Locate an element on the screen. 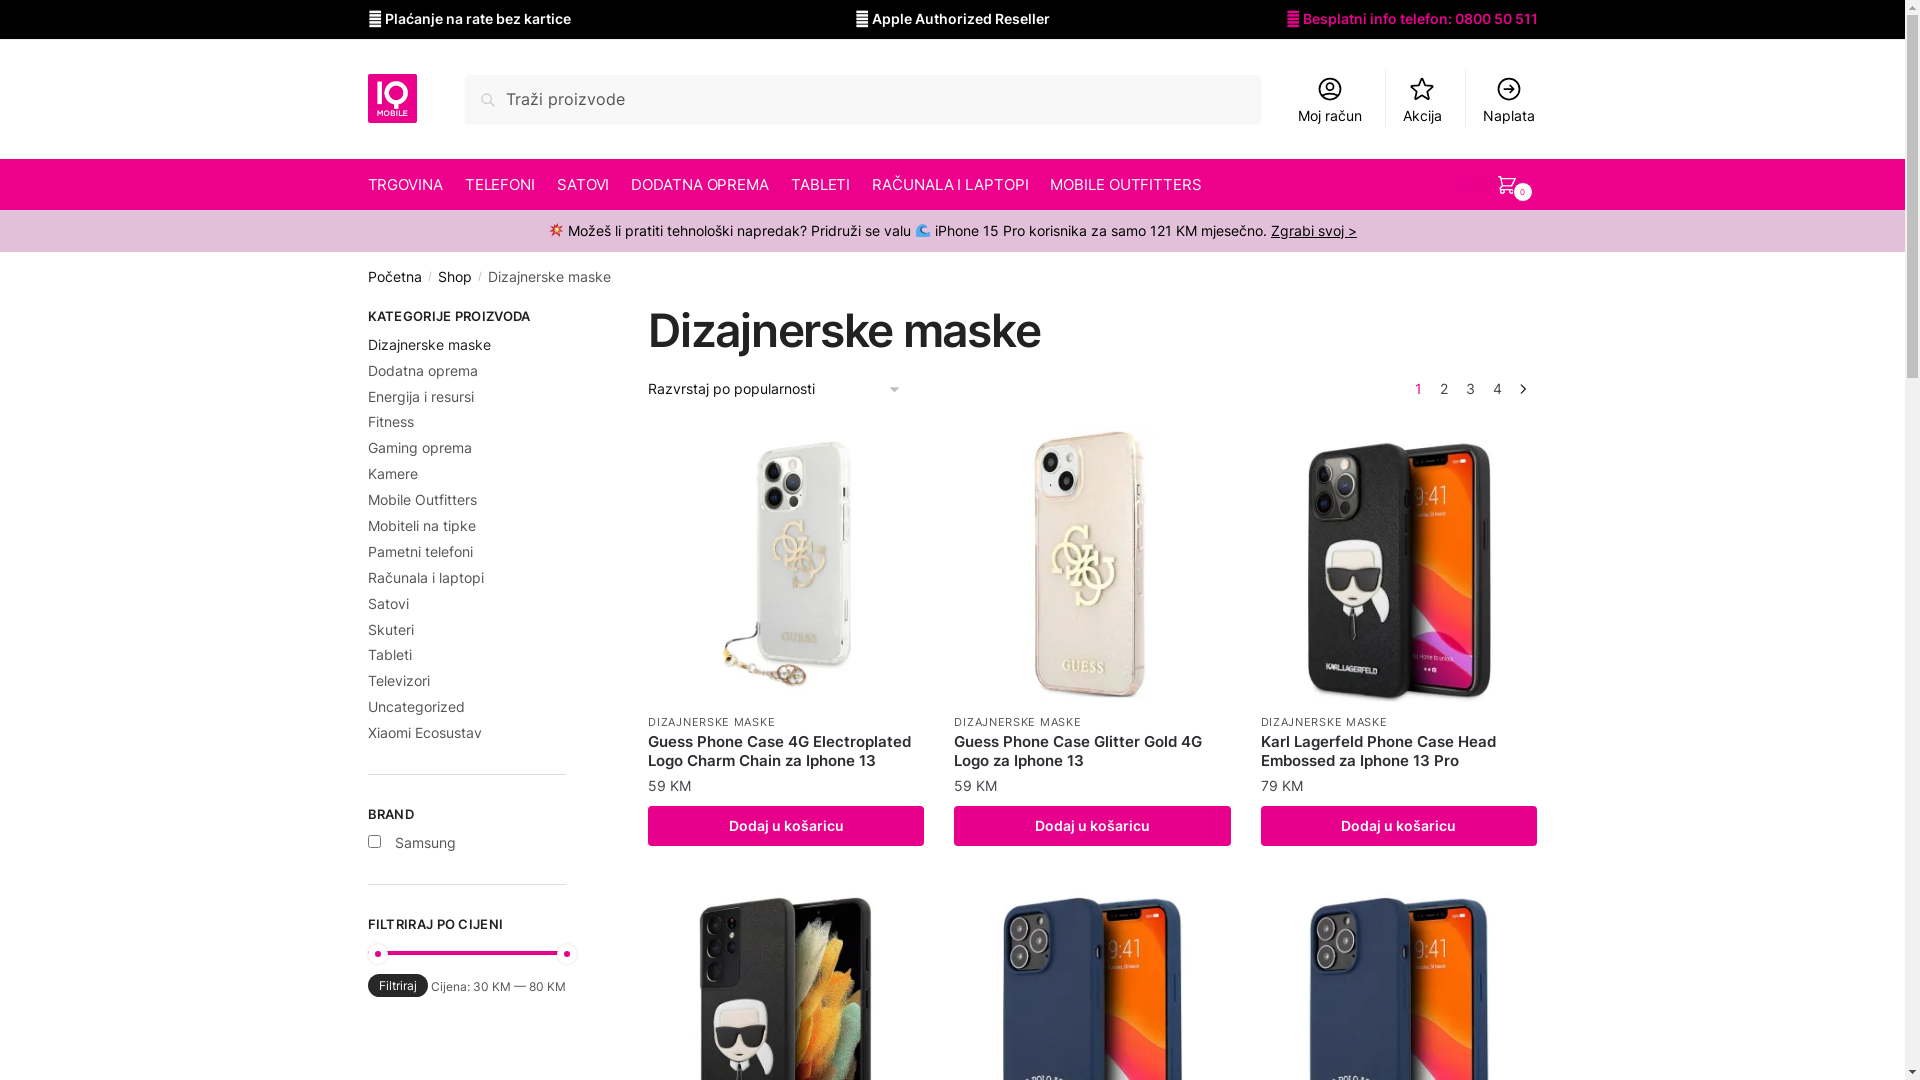 The width and height of the screenshot is (1920, 1080). 'Kamere' is located at coordinates (393, 473).